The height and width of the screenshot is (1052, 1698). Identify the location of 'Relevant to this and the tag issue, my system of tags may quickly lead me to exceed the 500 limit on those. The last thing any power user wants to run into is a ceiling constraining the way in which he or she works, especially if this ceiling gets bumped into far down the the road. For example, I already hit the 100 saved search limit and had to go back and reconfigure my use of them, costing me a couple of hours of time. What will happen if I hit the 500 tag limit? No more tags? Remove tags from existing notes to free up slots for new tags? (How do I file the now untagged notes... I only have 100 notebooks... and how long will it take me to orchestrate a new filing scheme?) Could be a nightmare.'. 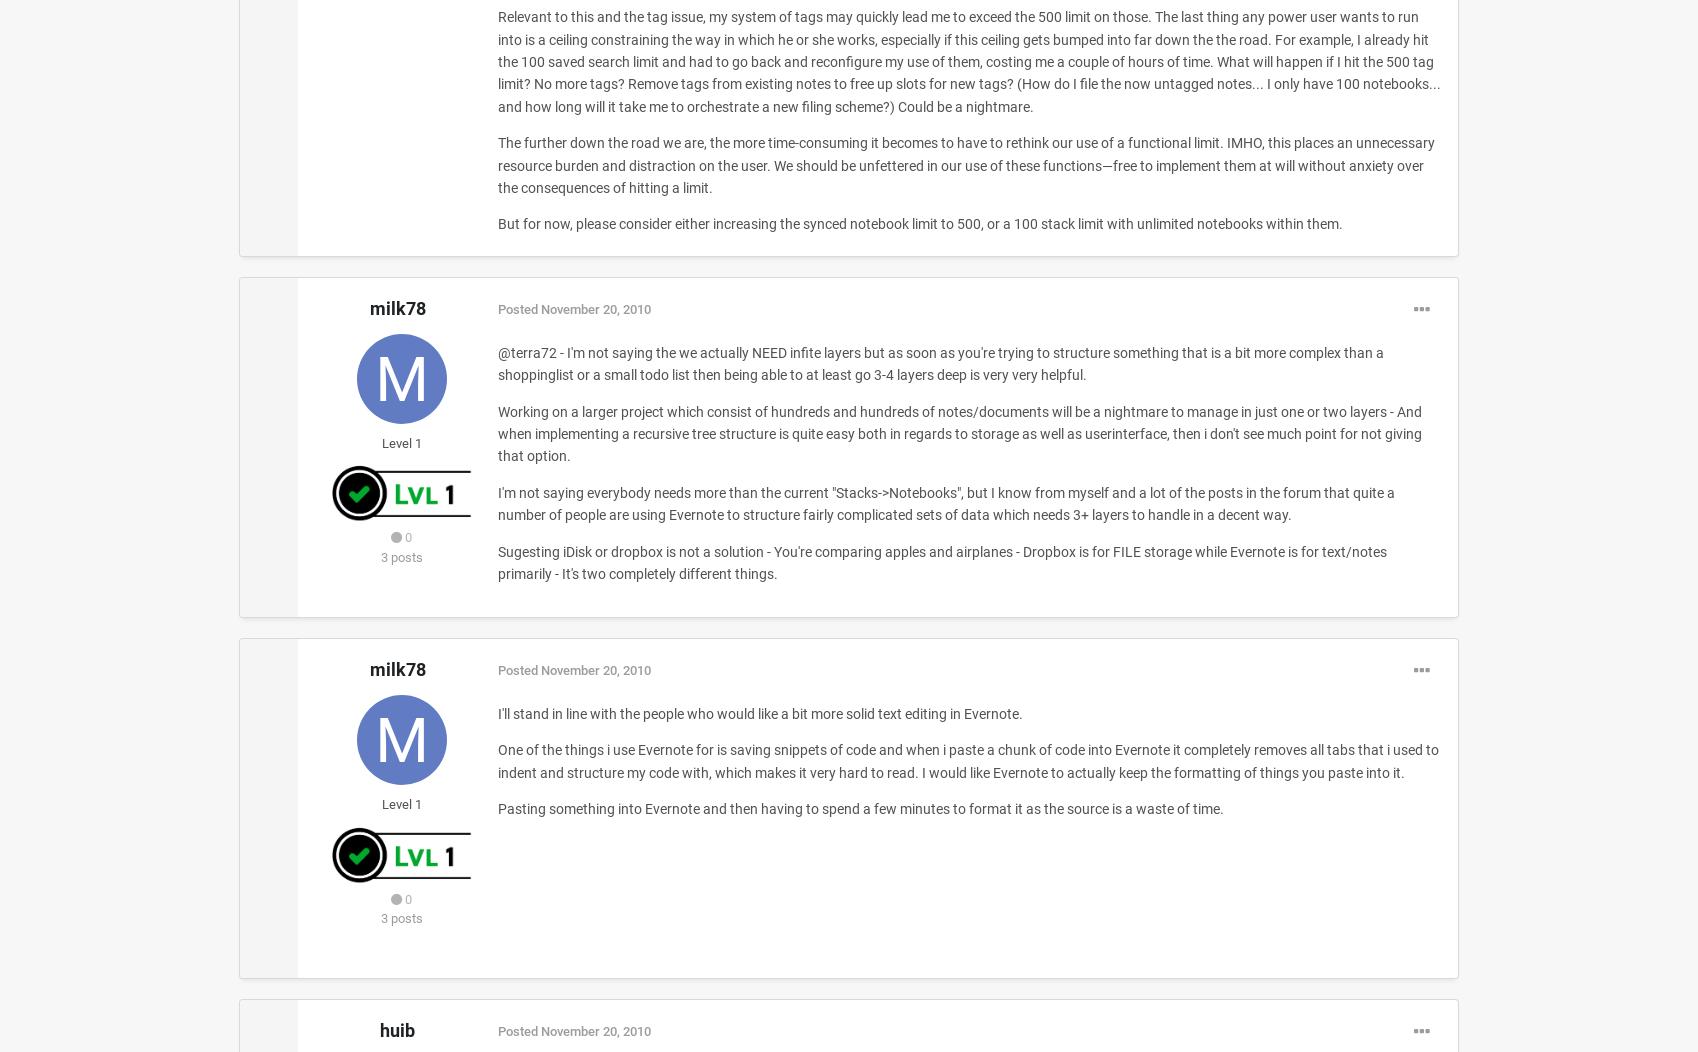
(967, 60).